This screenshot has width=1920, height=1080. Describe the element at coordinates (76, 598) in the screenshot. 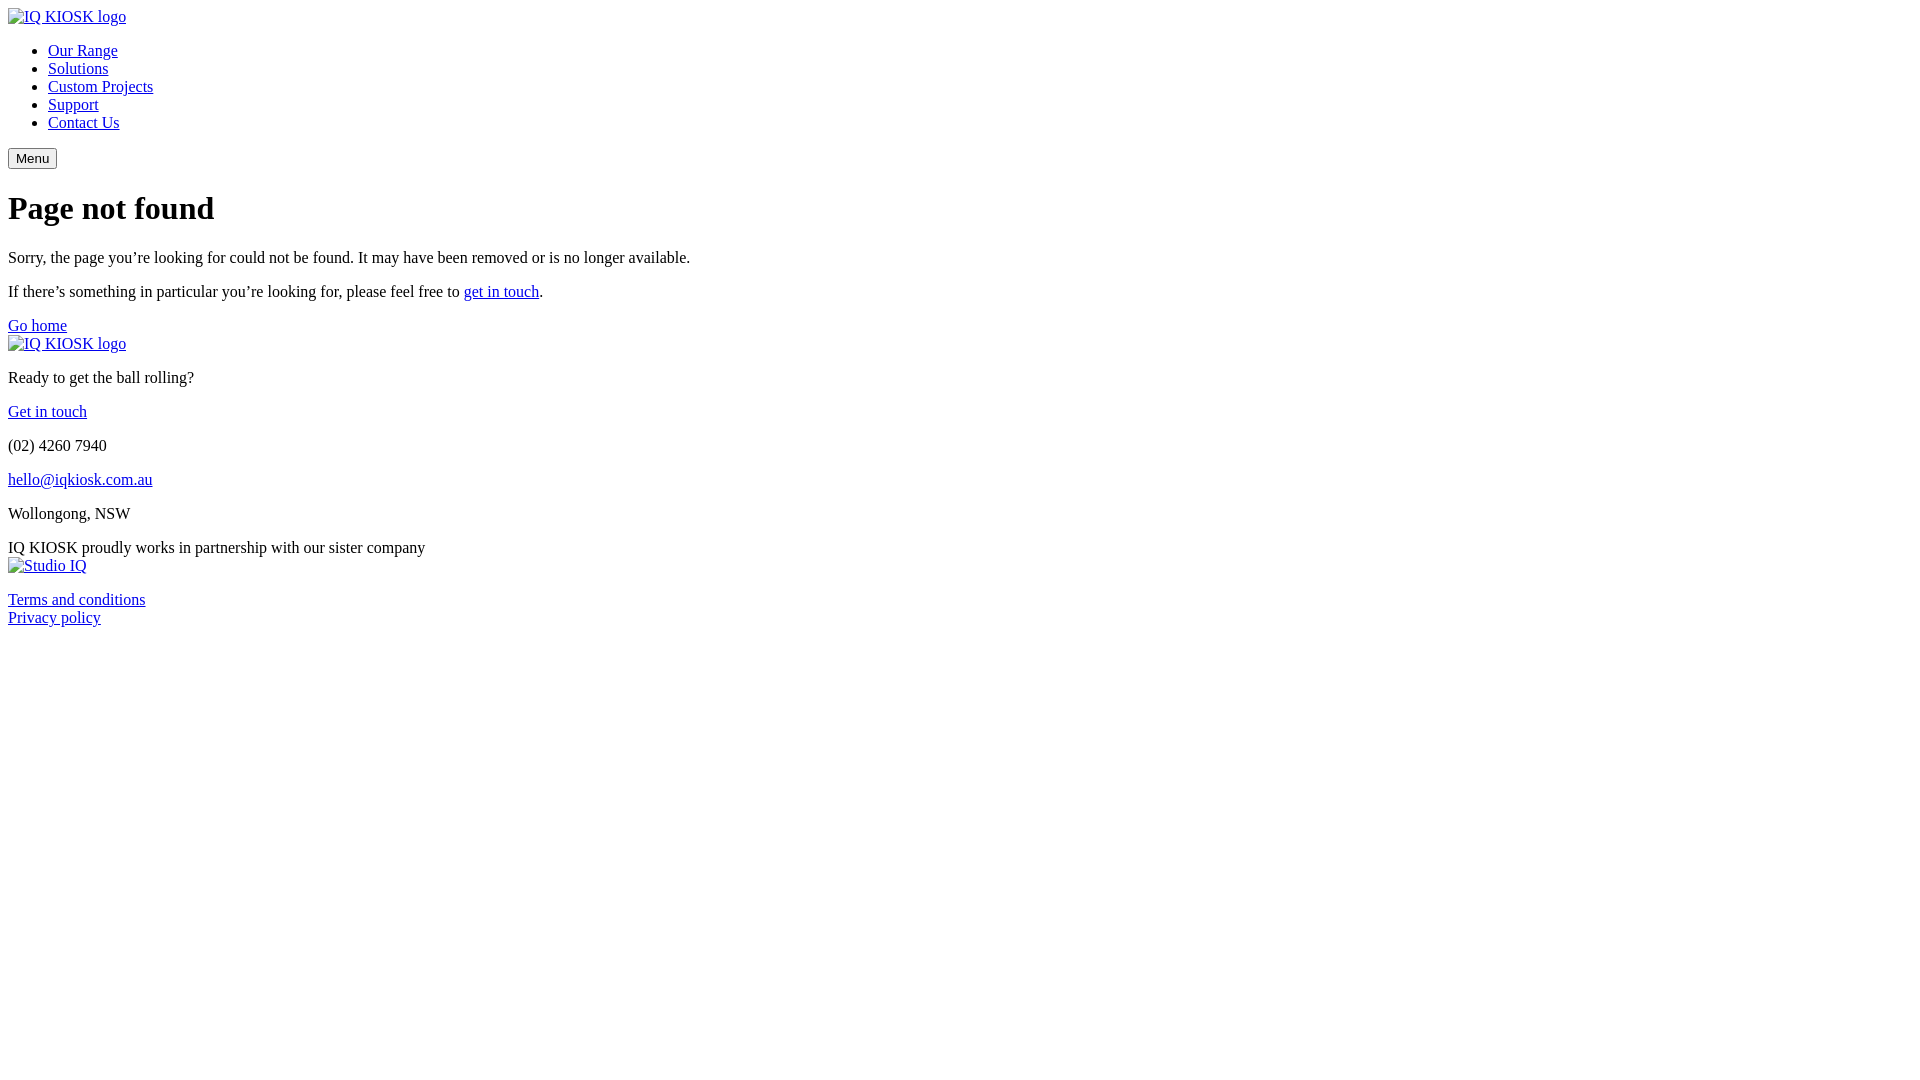

I see `'Terms and conditions'` at that location.